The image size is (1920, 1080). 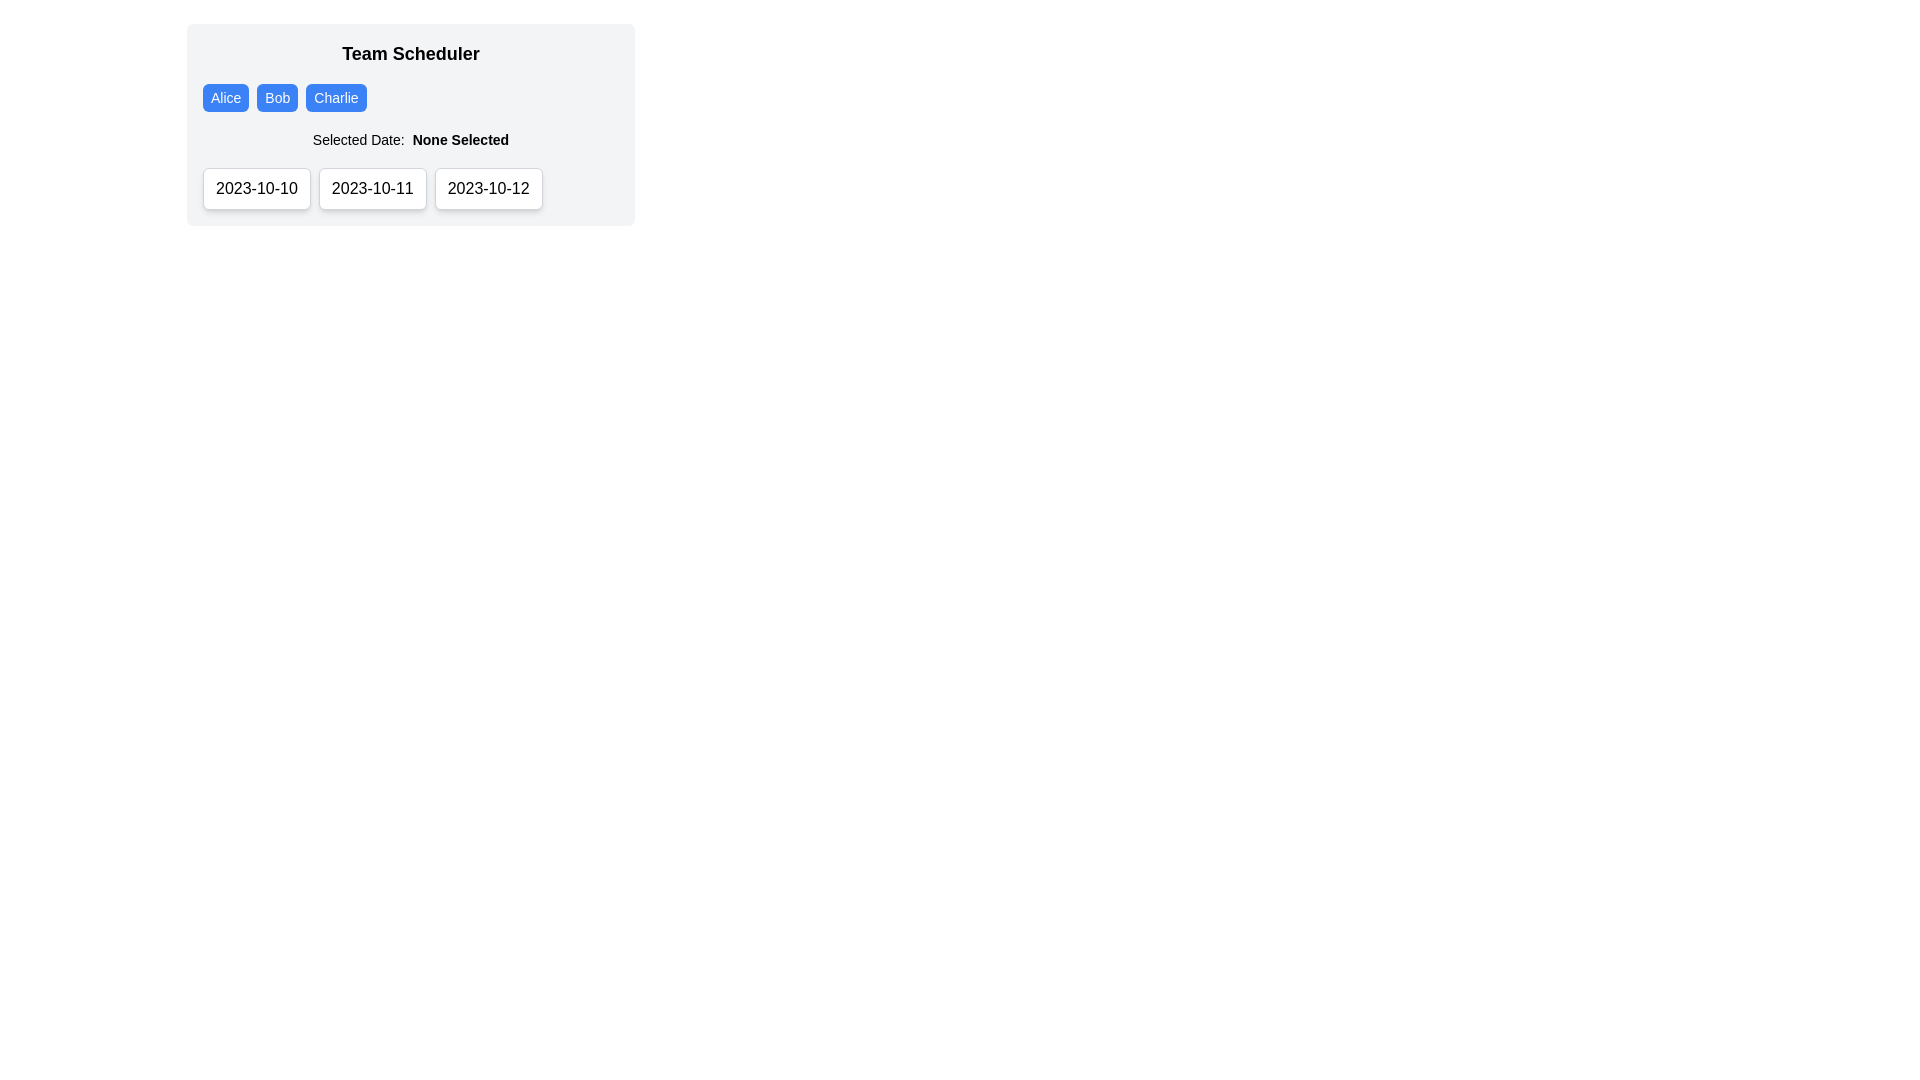 What do you see at coordinates (255, 189) in the screenshot?
I see `the button labeled '2023-10-10' with a white background and light gray outline` at bounding box center [255, 189].